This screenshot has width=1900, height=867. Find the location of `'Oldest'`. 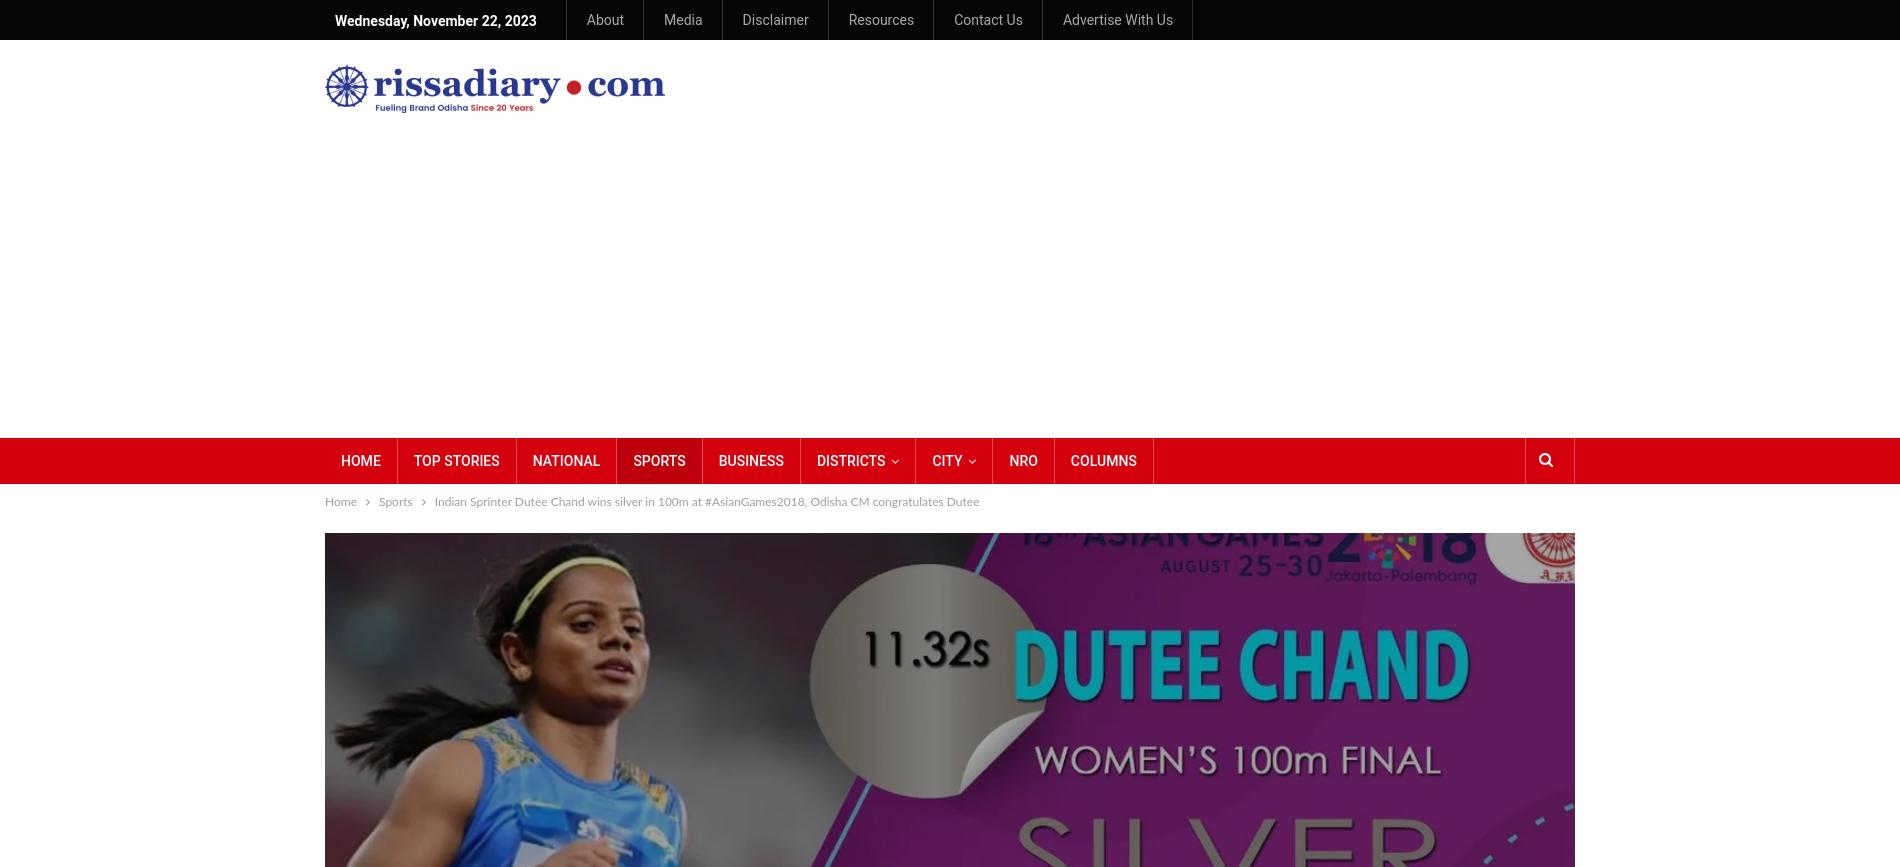

'Oldest' is located at coordinates (1403, 133).